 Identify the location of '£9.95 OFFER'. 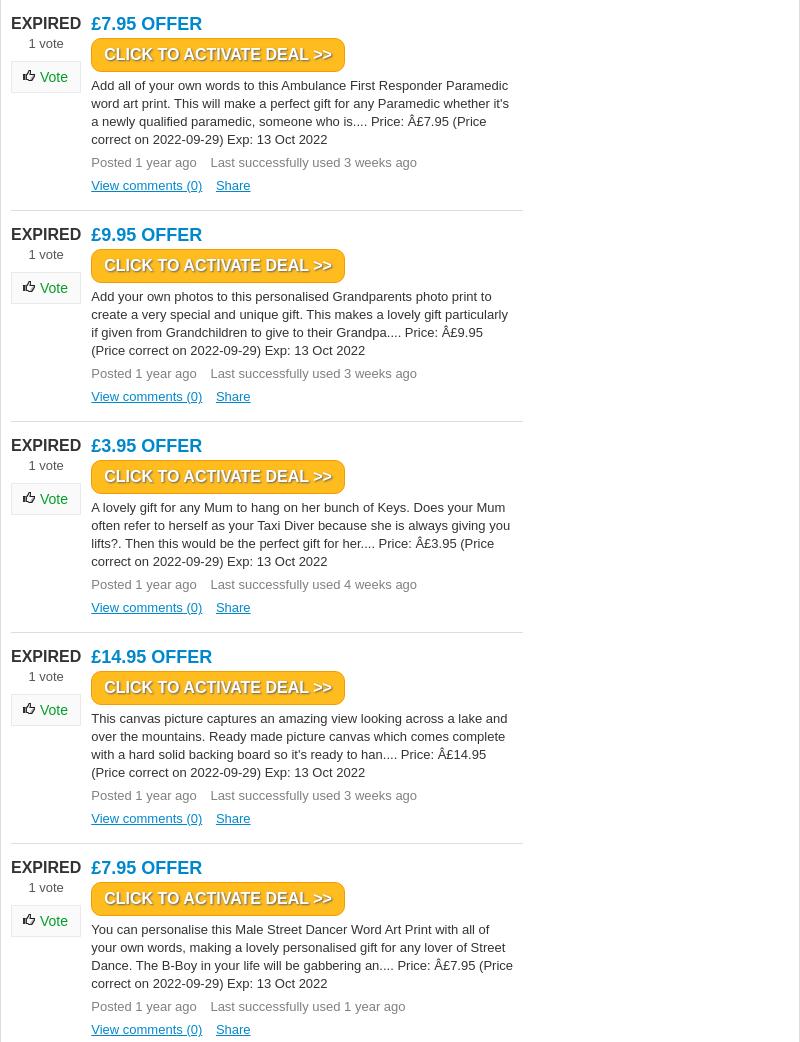
(146, 233).